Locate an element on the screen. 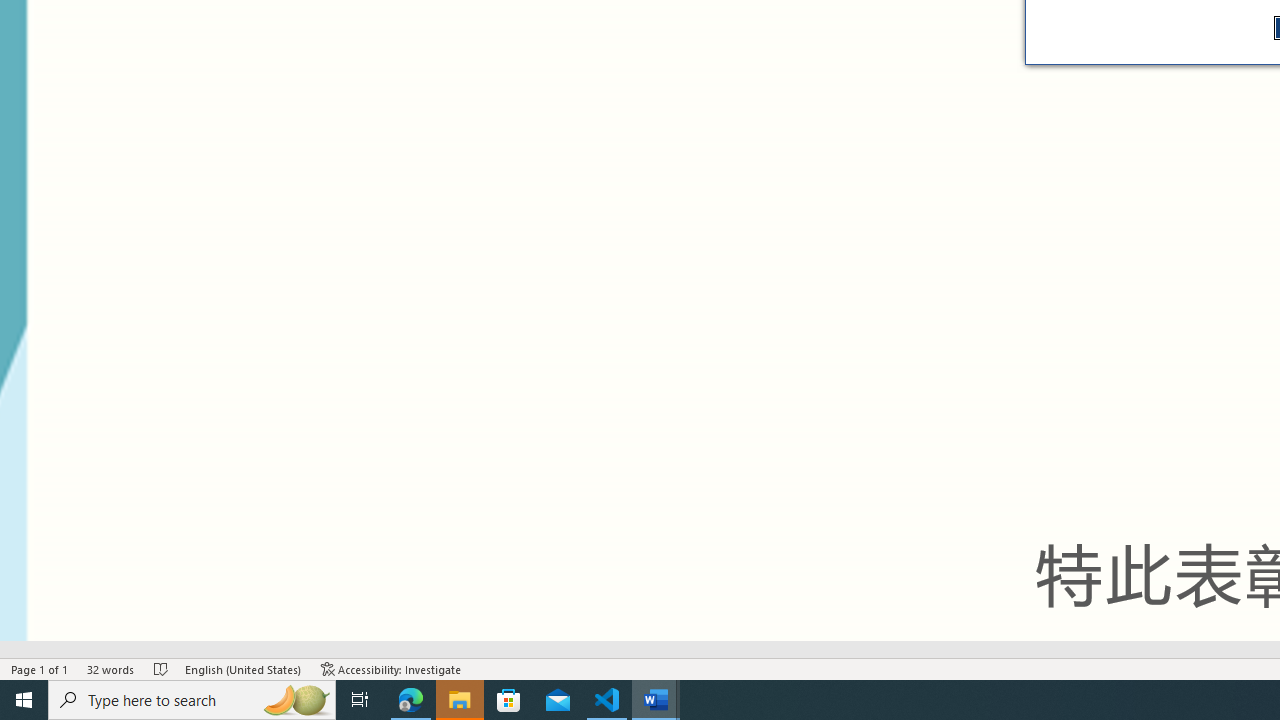  'Start' is located at coordinates (24, 698).